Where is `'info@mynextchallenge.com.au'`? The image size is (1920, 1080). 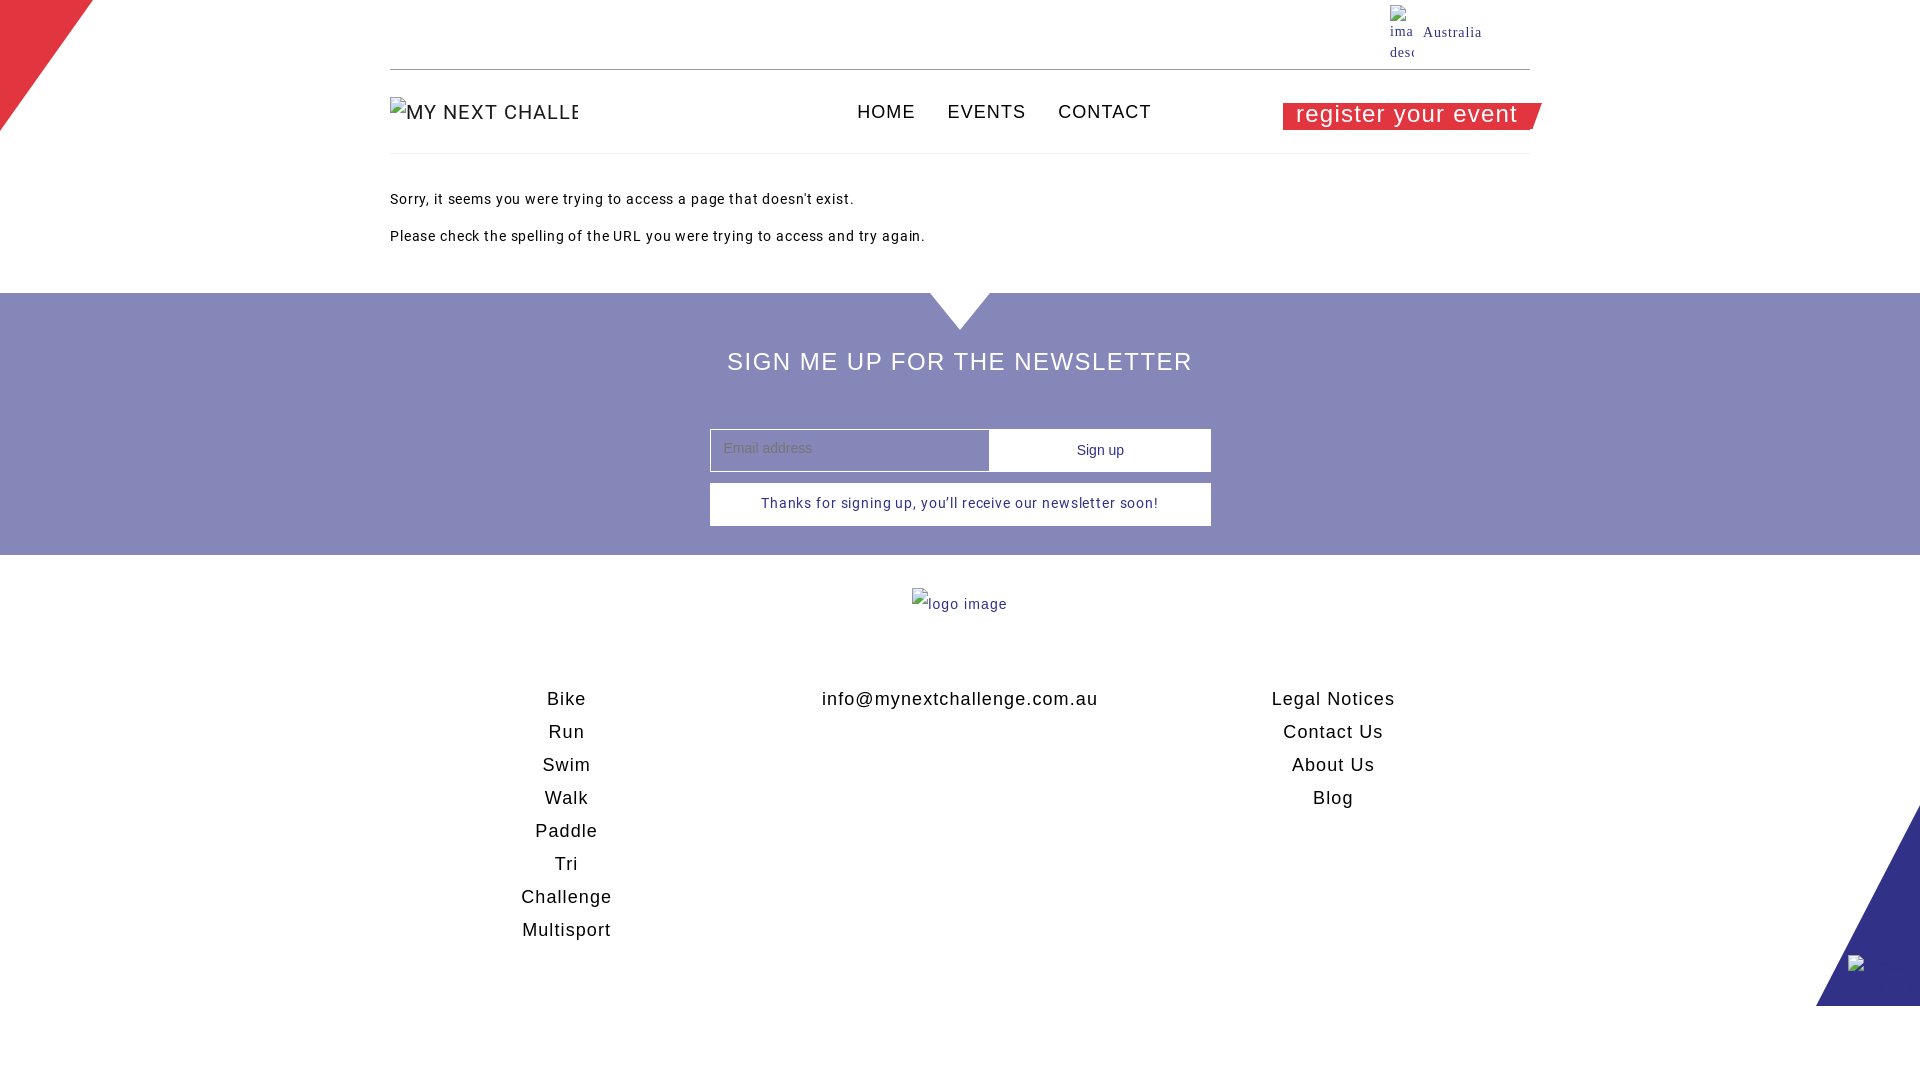
'info@mynextchallenge.com.au' is located at coordinates (958, 697).